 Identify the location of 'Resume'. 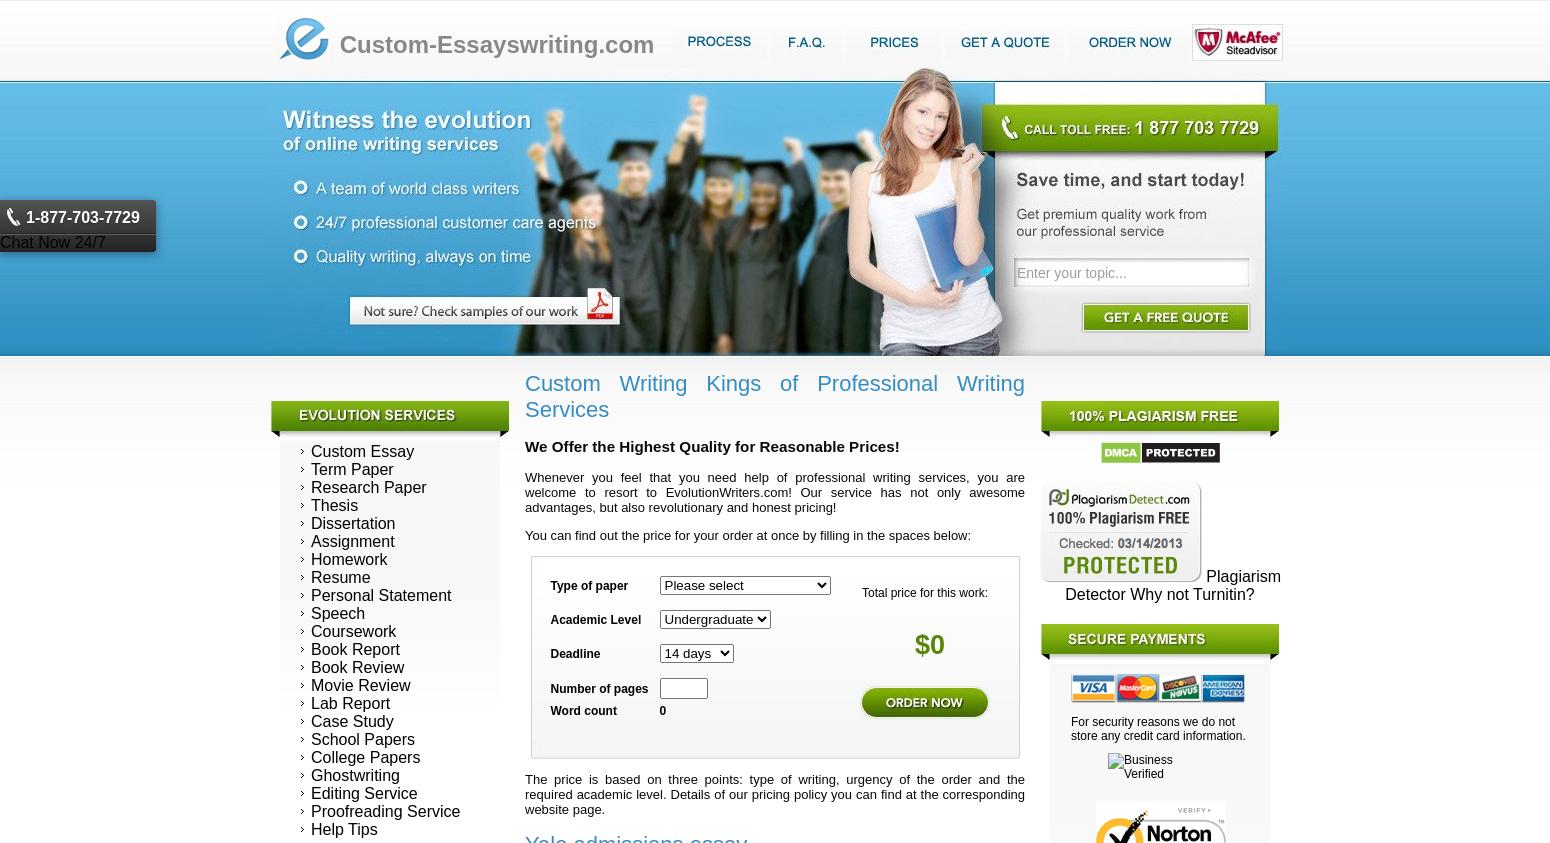
(339, 575).